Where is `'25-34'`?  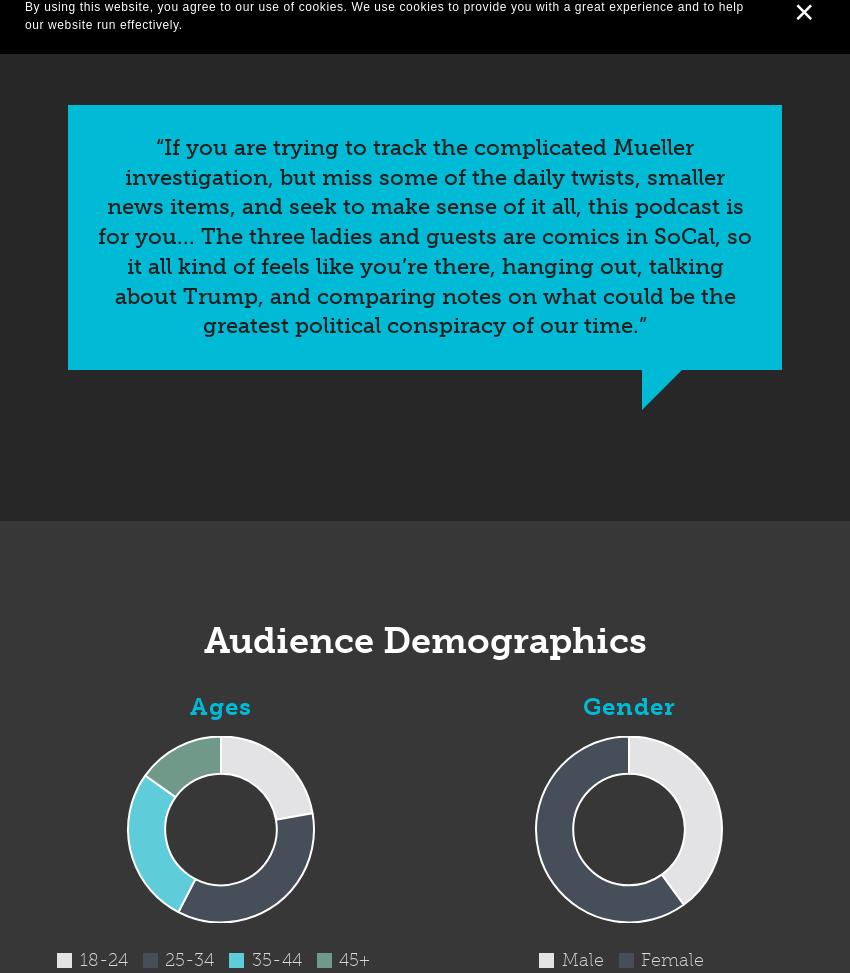
'25-34' is located at coordinates (188, 958).